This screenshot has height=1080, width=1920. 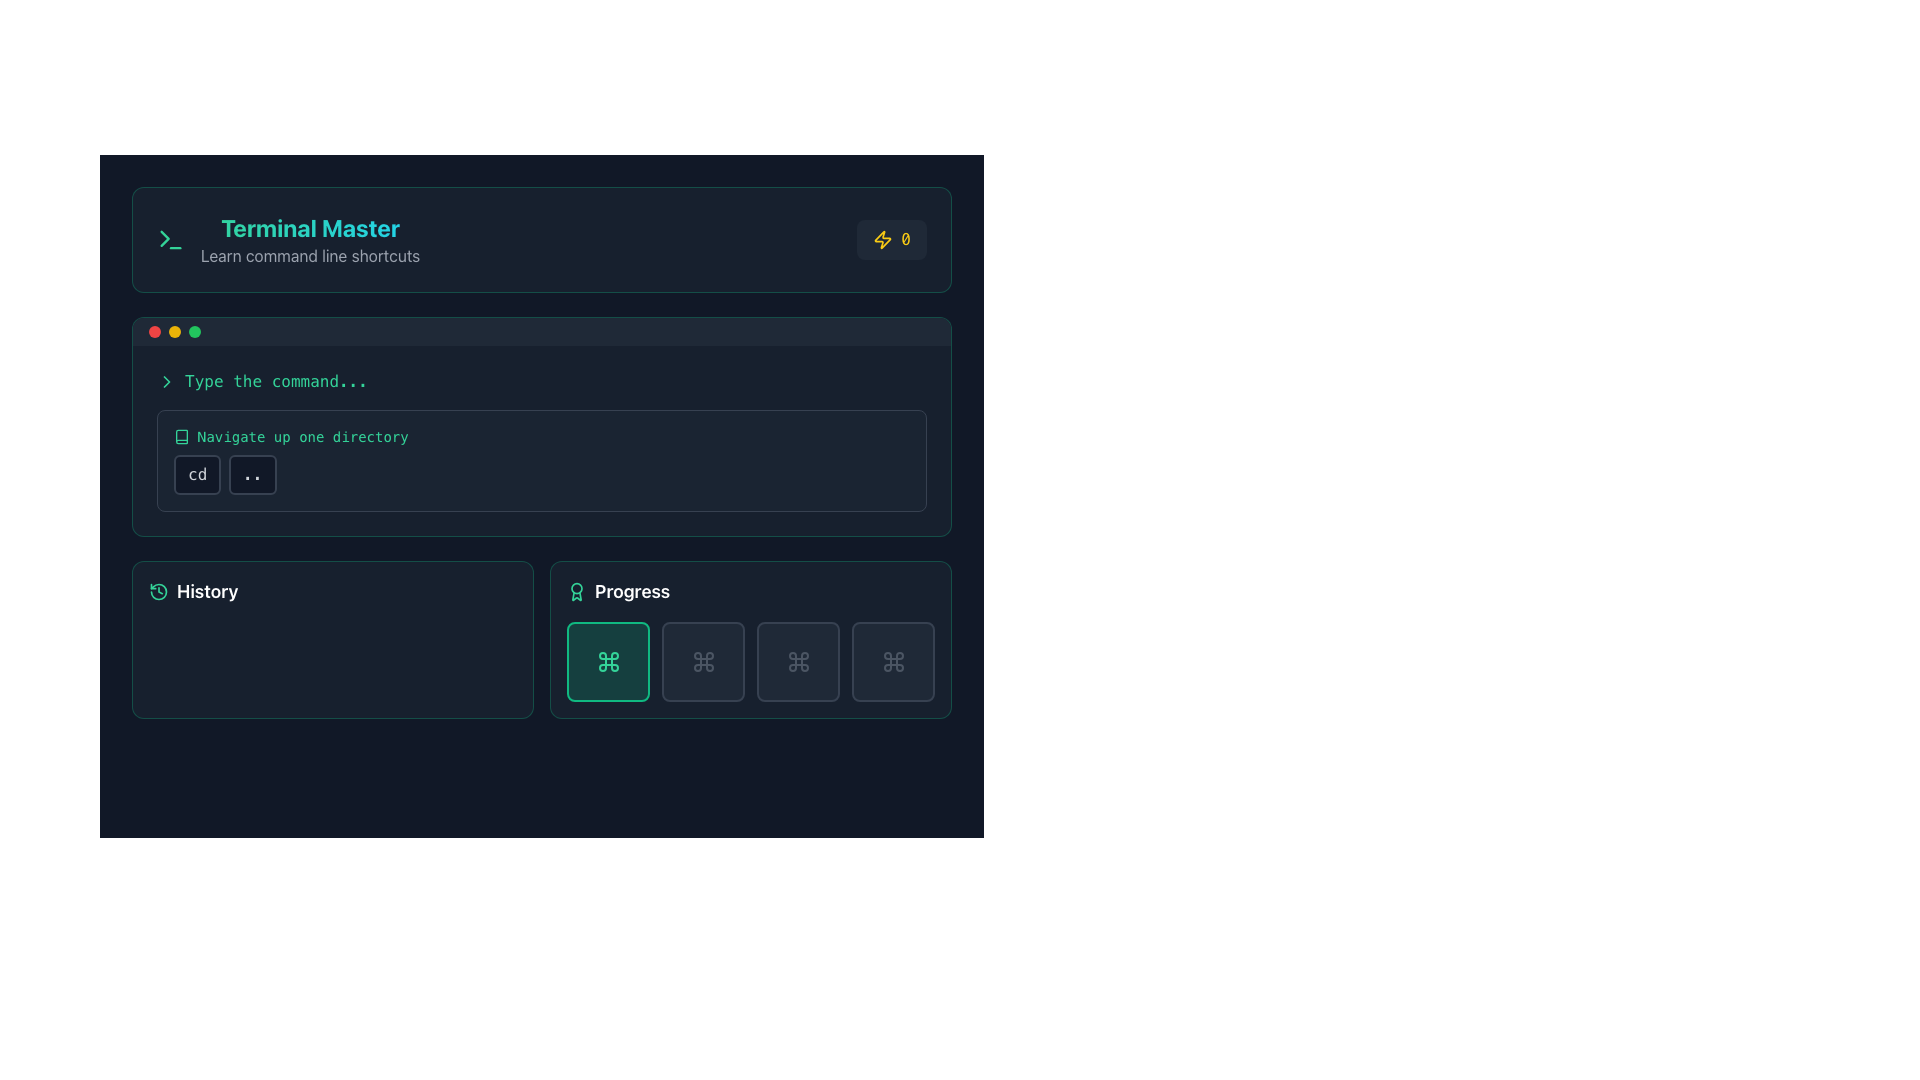 I want to click on the right-pointing chevron arrow icon, so click(x=167, y=381).